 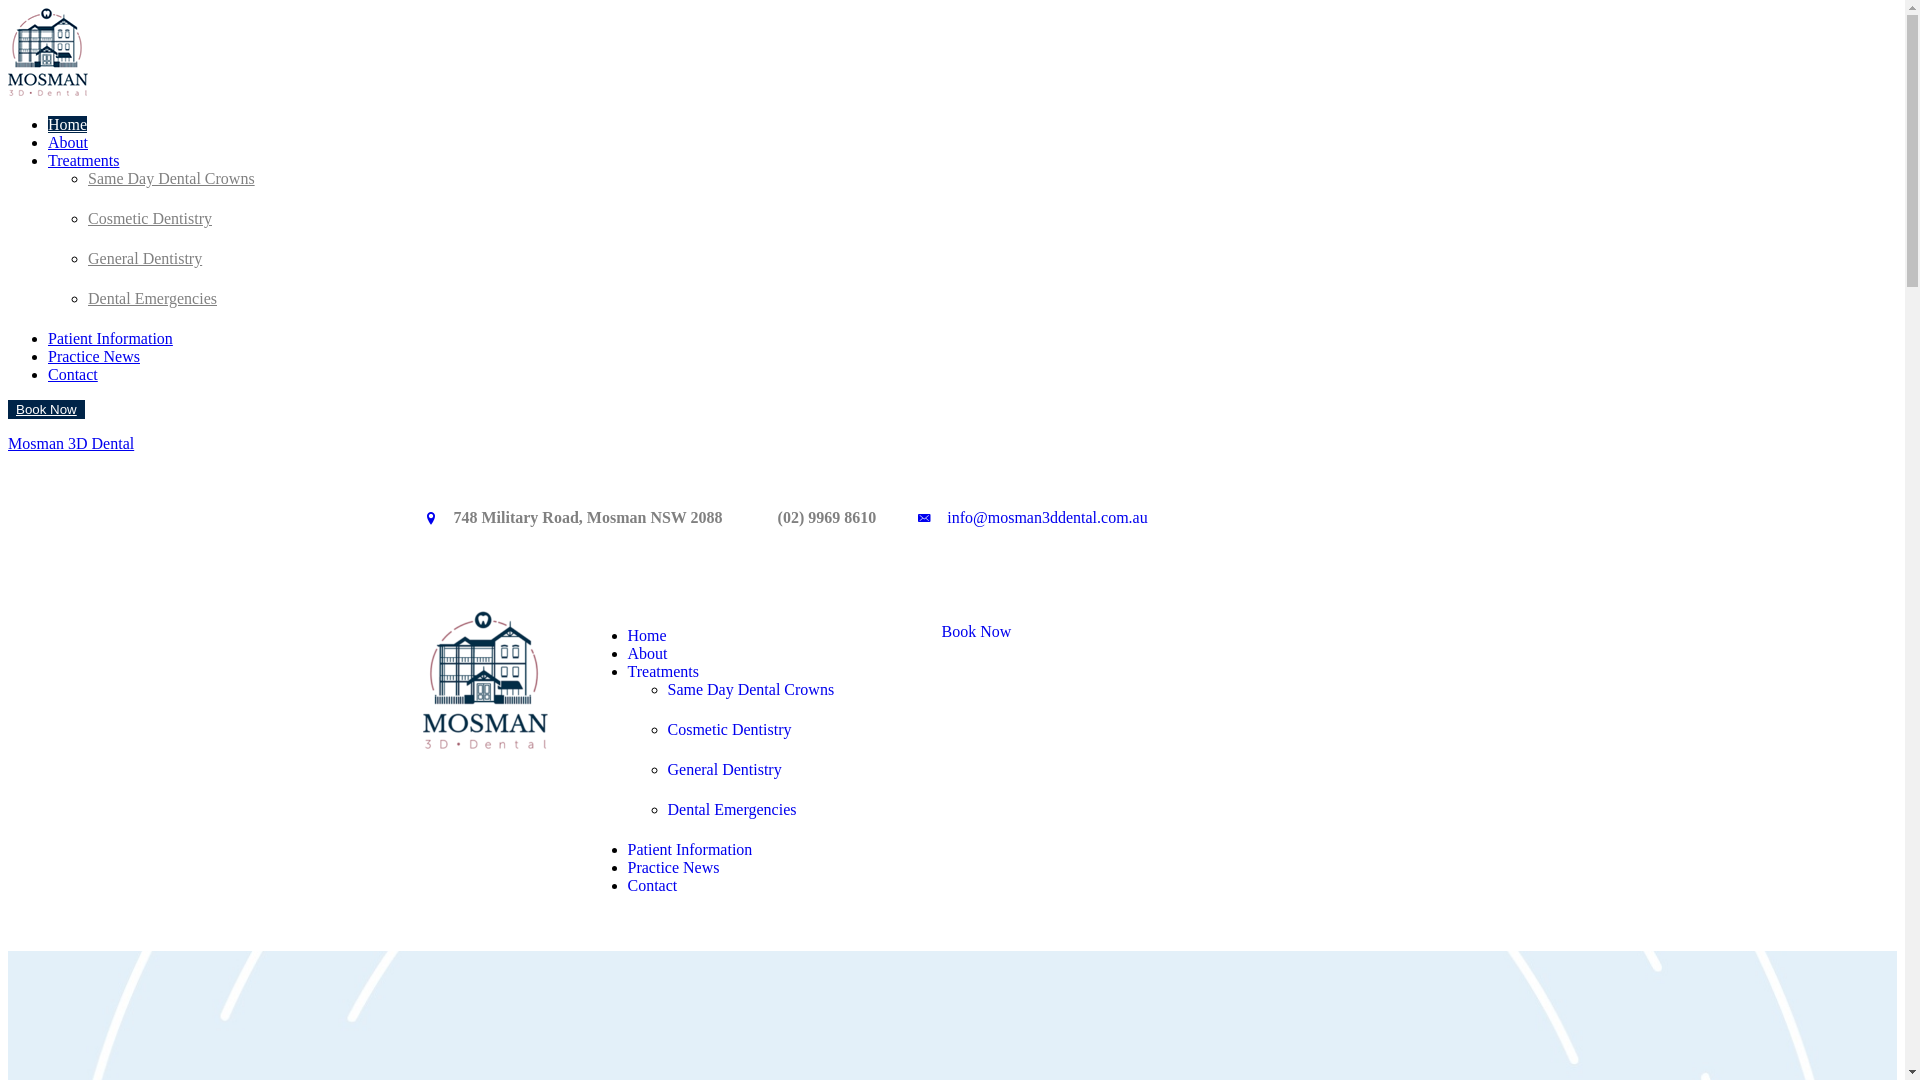 I want to click on 'Treatments', so click(x=82, y=159).